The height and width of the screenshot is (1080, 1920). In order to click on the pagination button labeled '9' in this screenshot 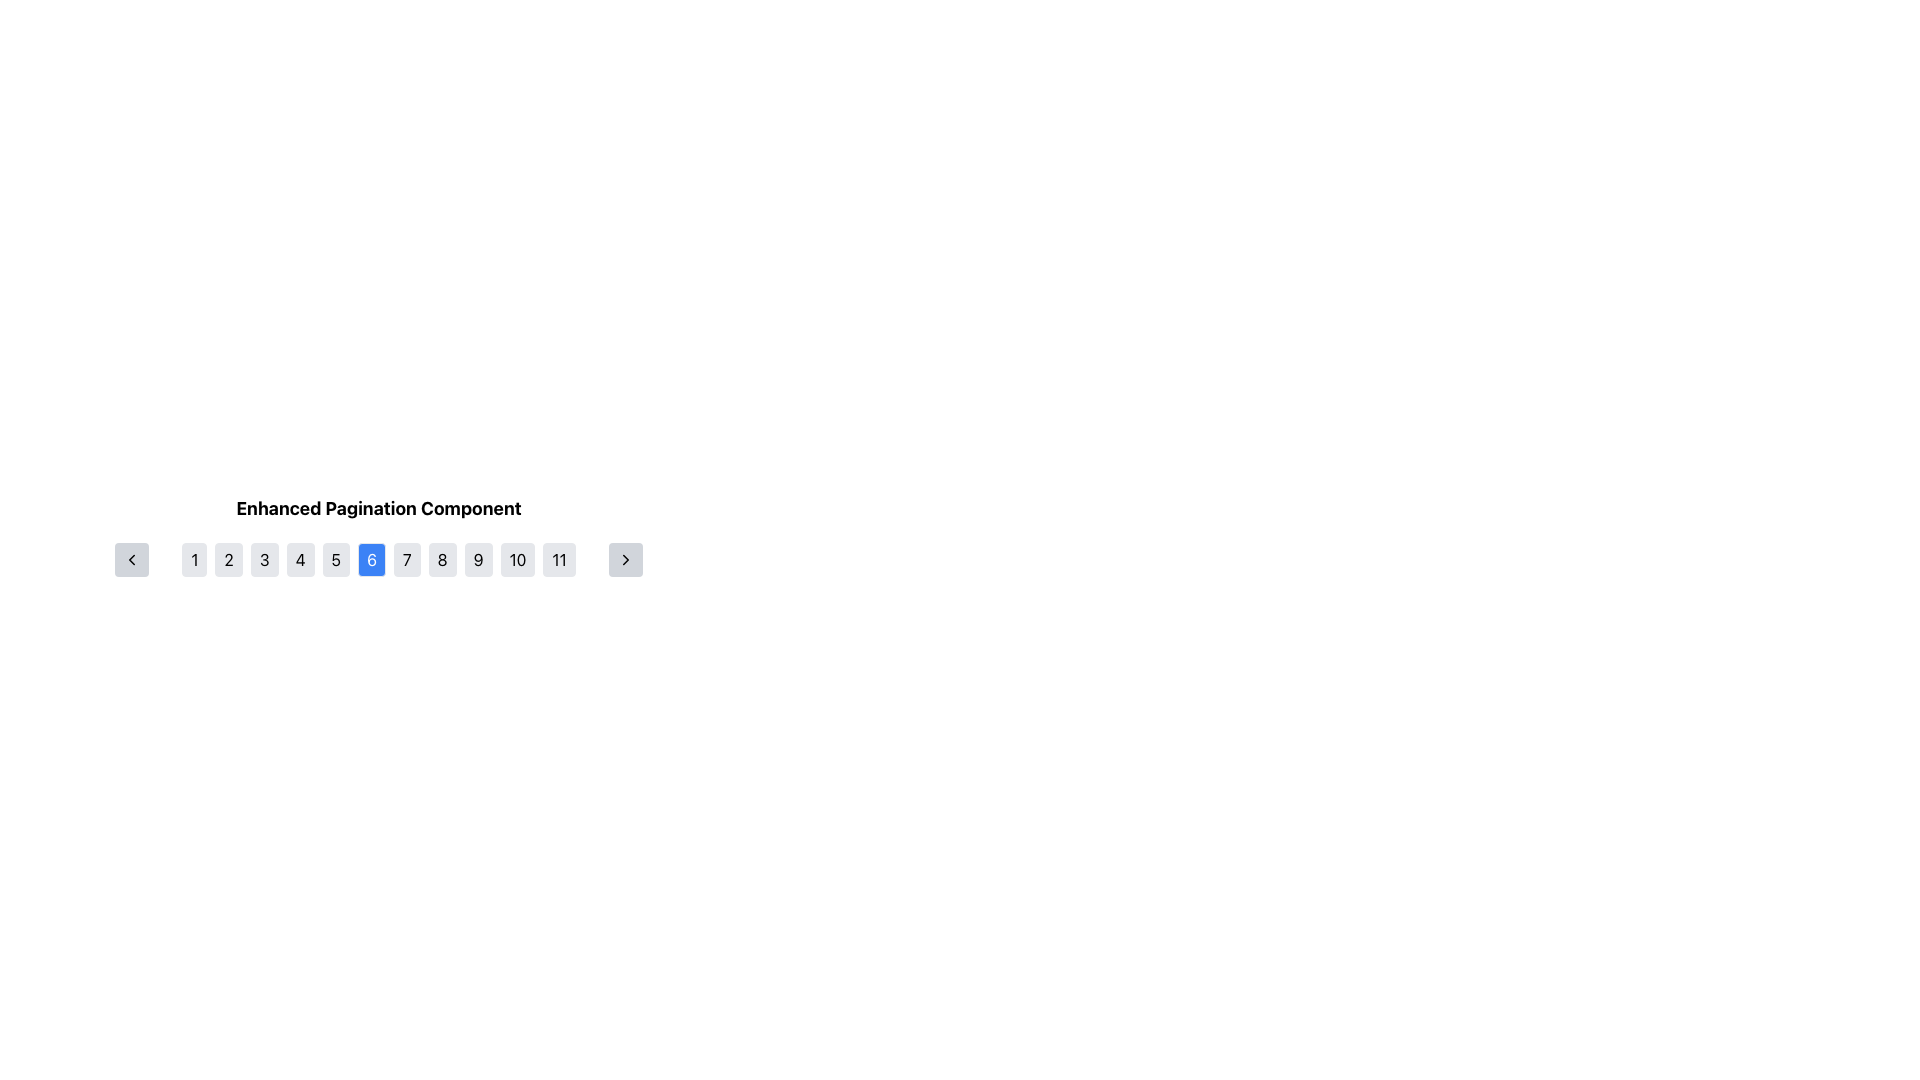, I will do `click(477, 559)`.